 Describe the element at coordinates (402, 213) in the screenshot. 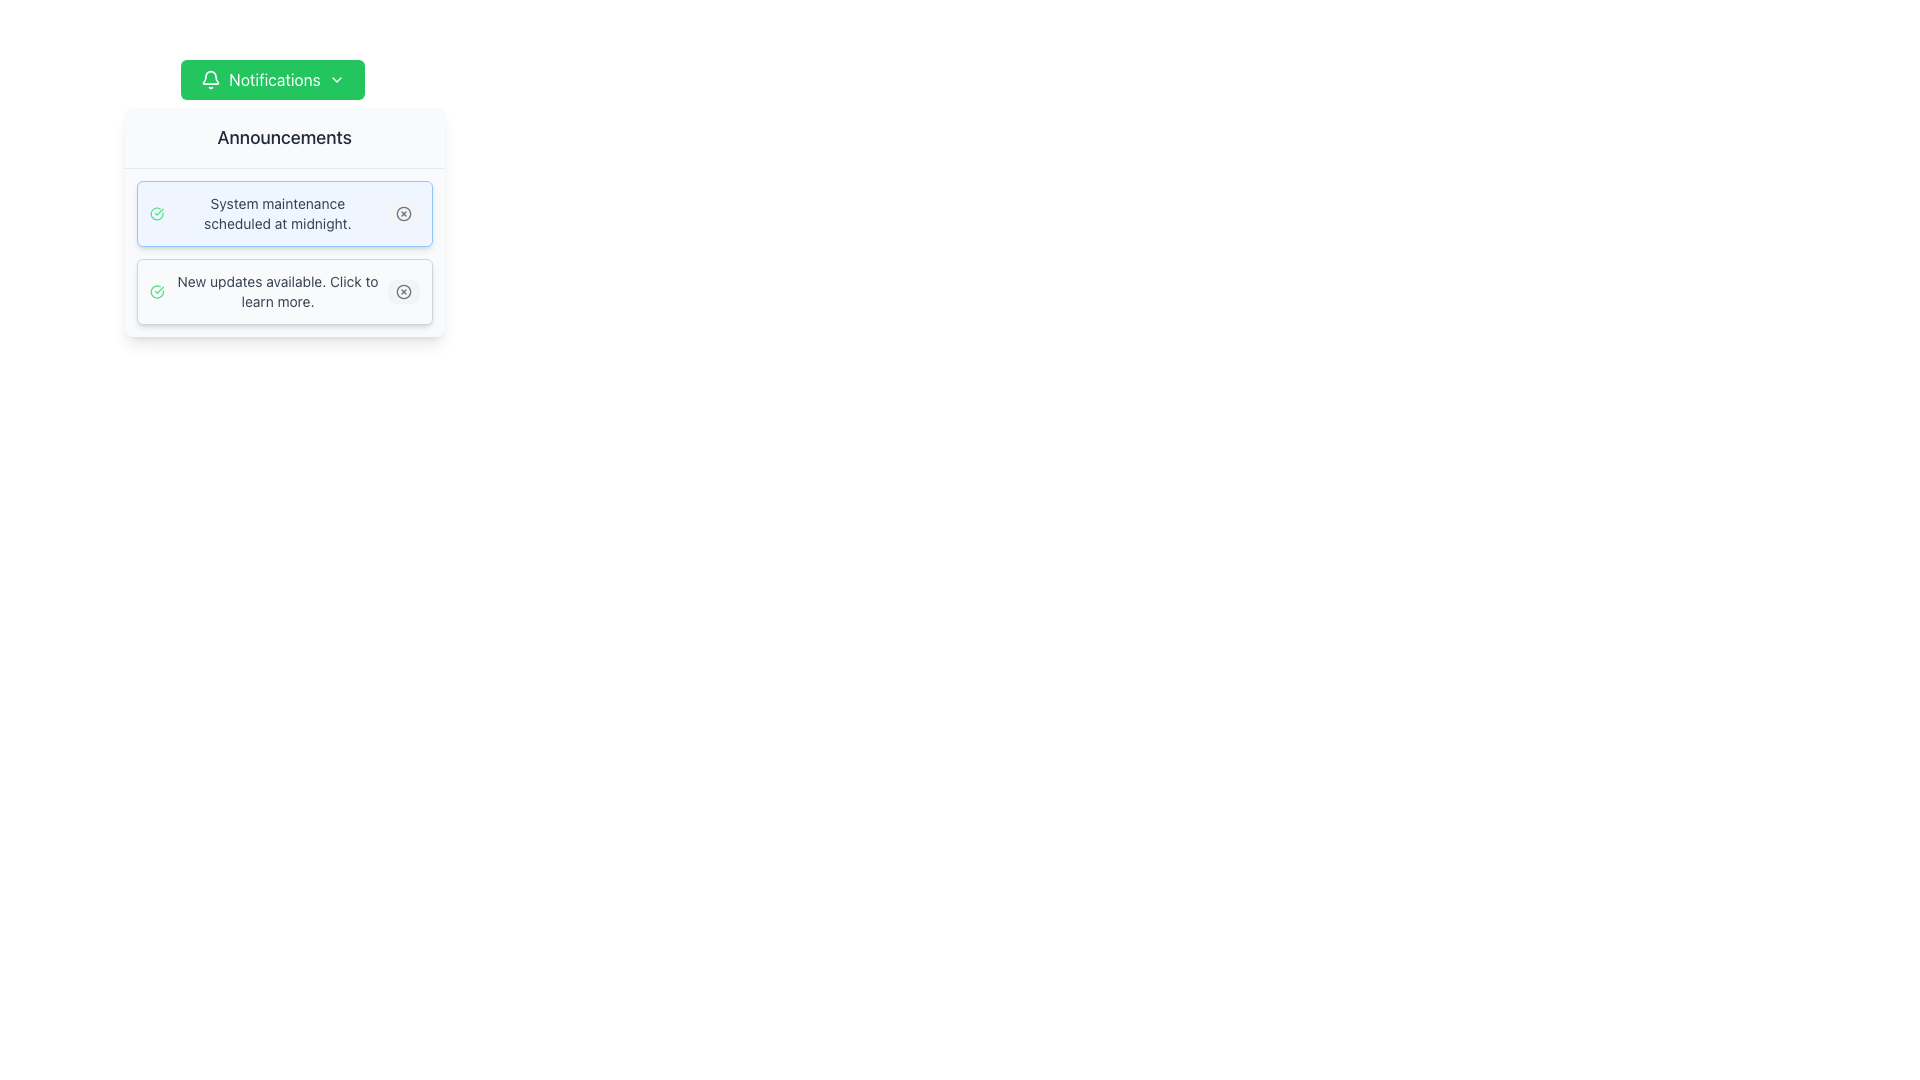

I see `the Close icon located on the right-hand side of the notification line reading 'System maintenance scheduled at midnight.'` at that location.